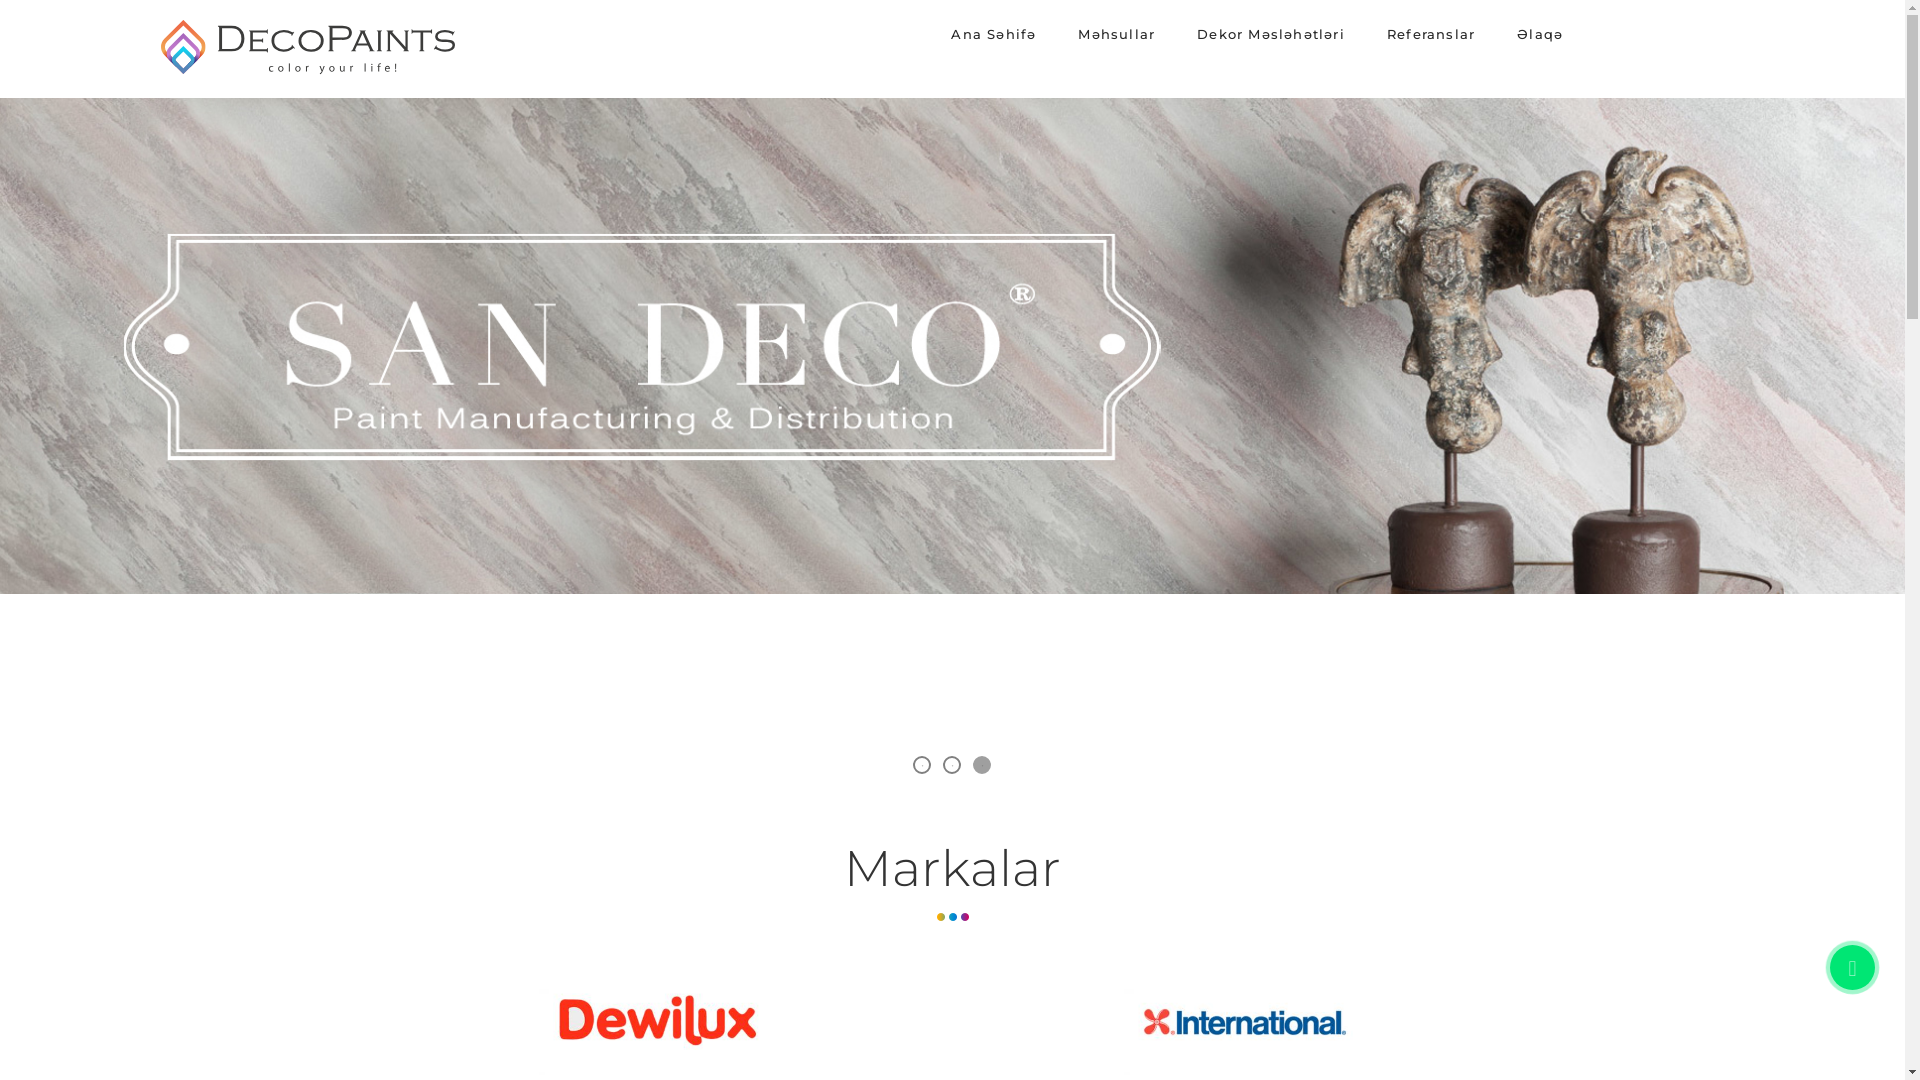 The height and width of the screenshot is (1080, 1920). I want to click on '1', so click(920, 764).